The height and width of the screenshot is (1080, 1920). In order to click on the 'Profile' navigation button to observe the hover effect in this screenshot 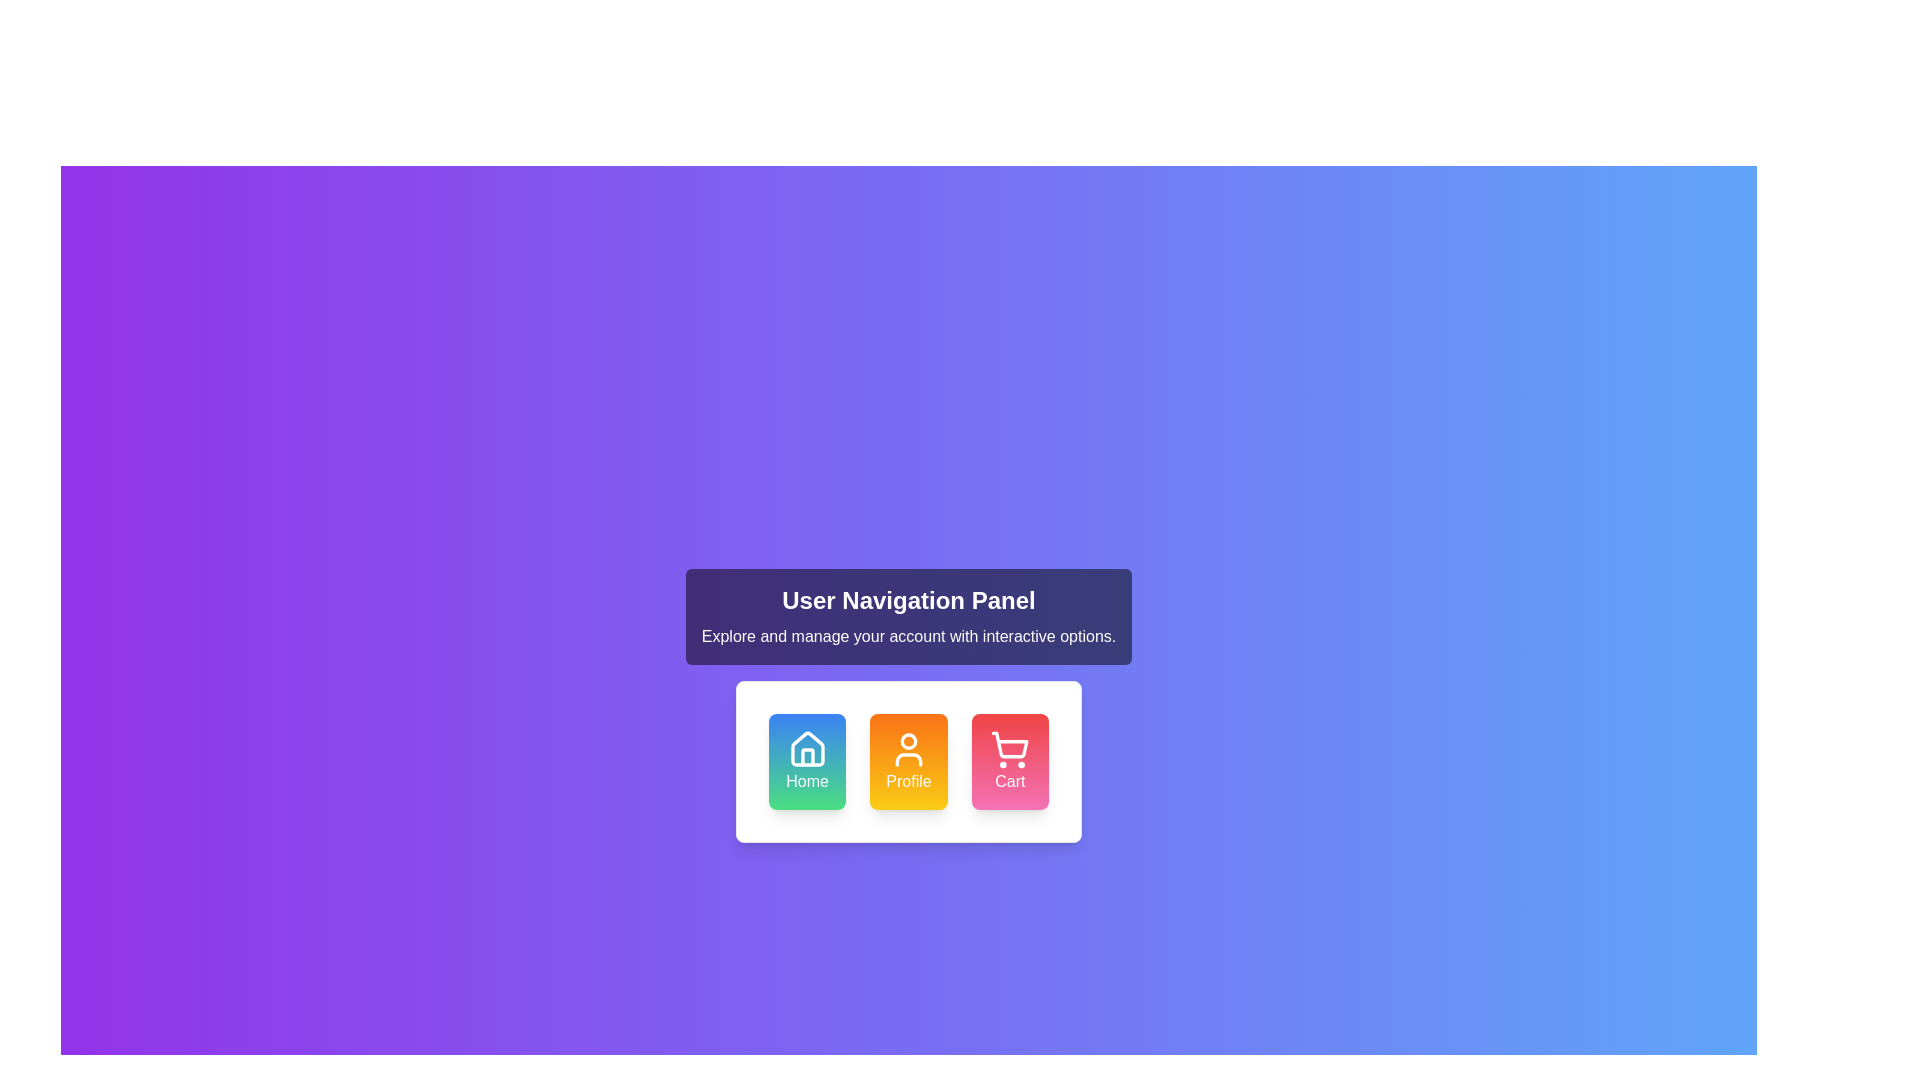, I will do `click(907, 762)`.